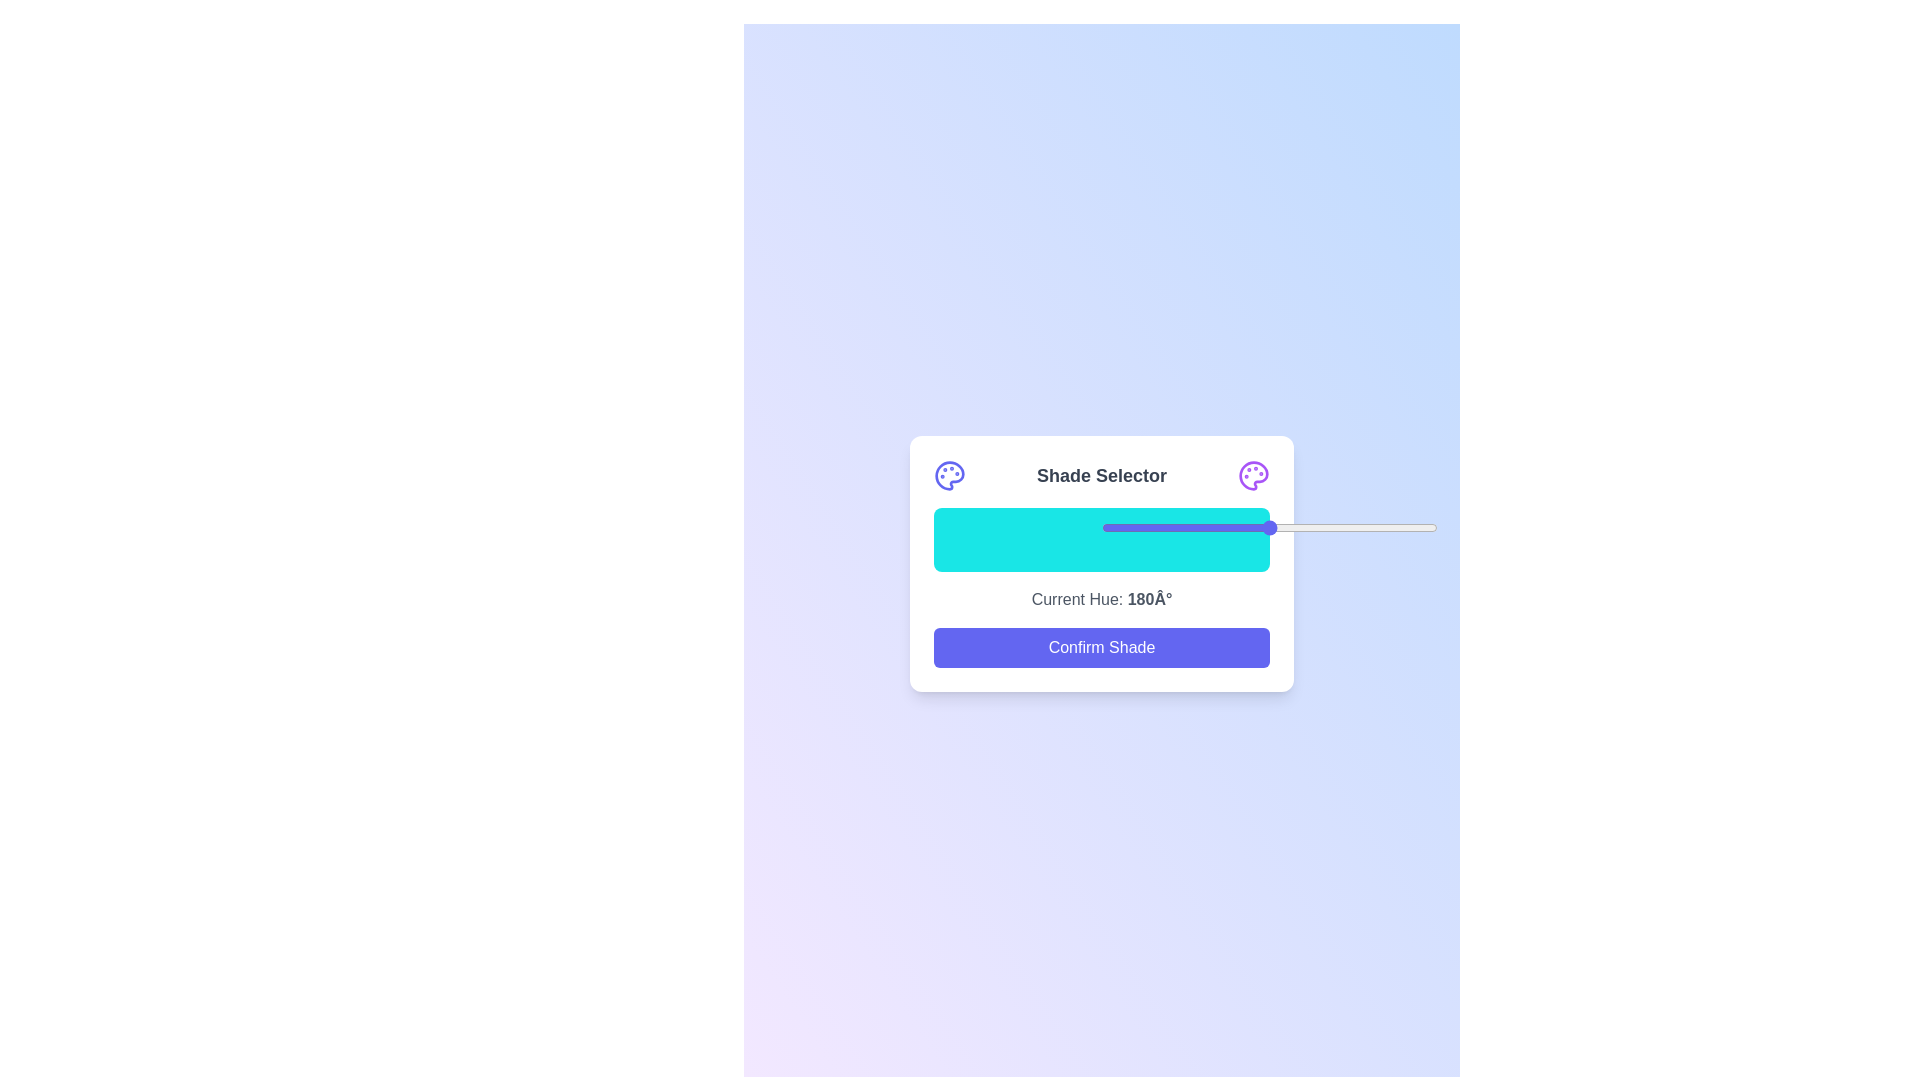 The width and height of the screenshot is (1920, 1080). What do you see at coordinates (1159, 527) in the screenshot?
I see `the slider to set the shade to 17%` at bounding box center [1159, 527].